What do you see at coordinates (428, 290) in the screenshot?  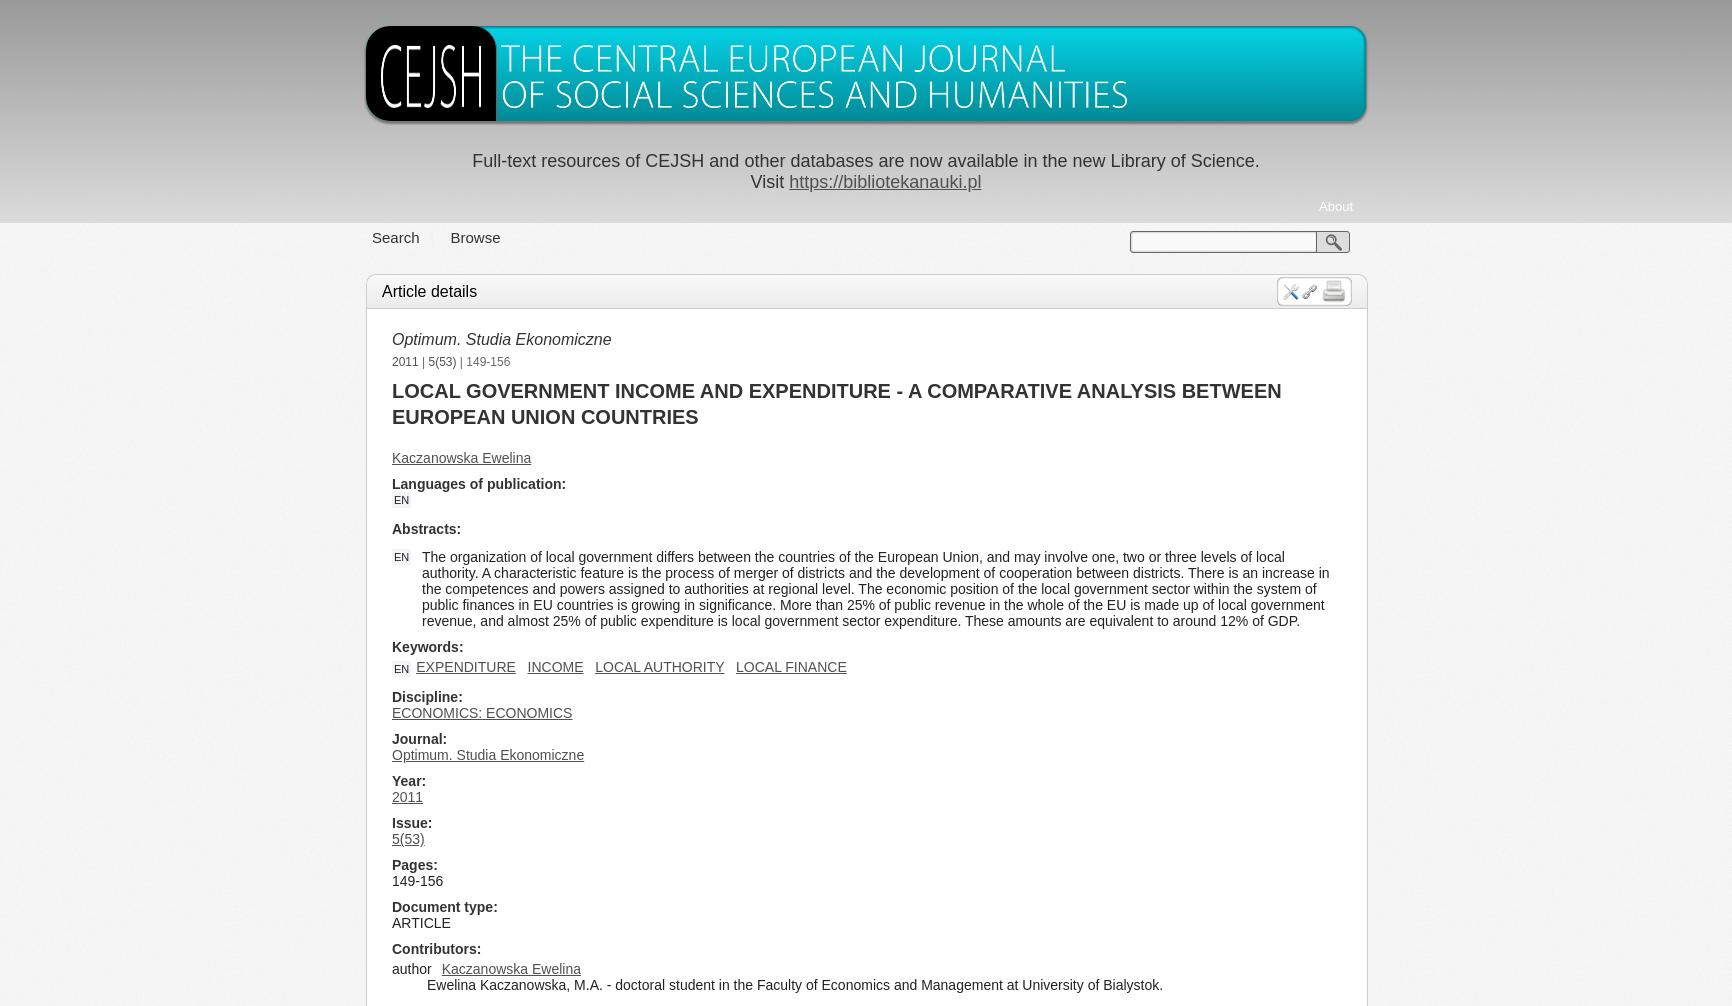 I see `'Article details'` at bounding box center [428, 290].